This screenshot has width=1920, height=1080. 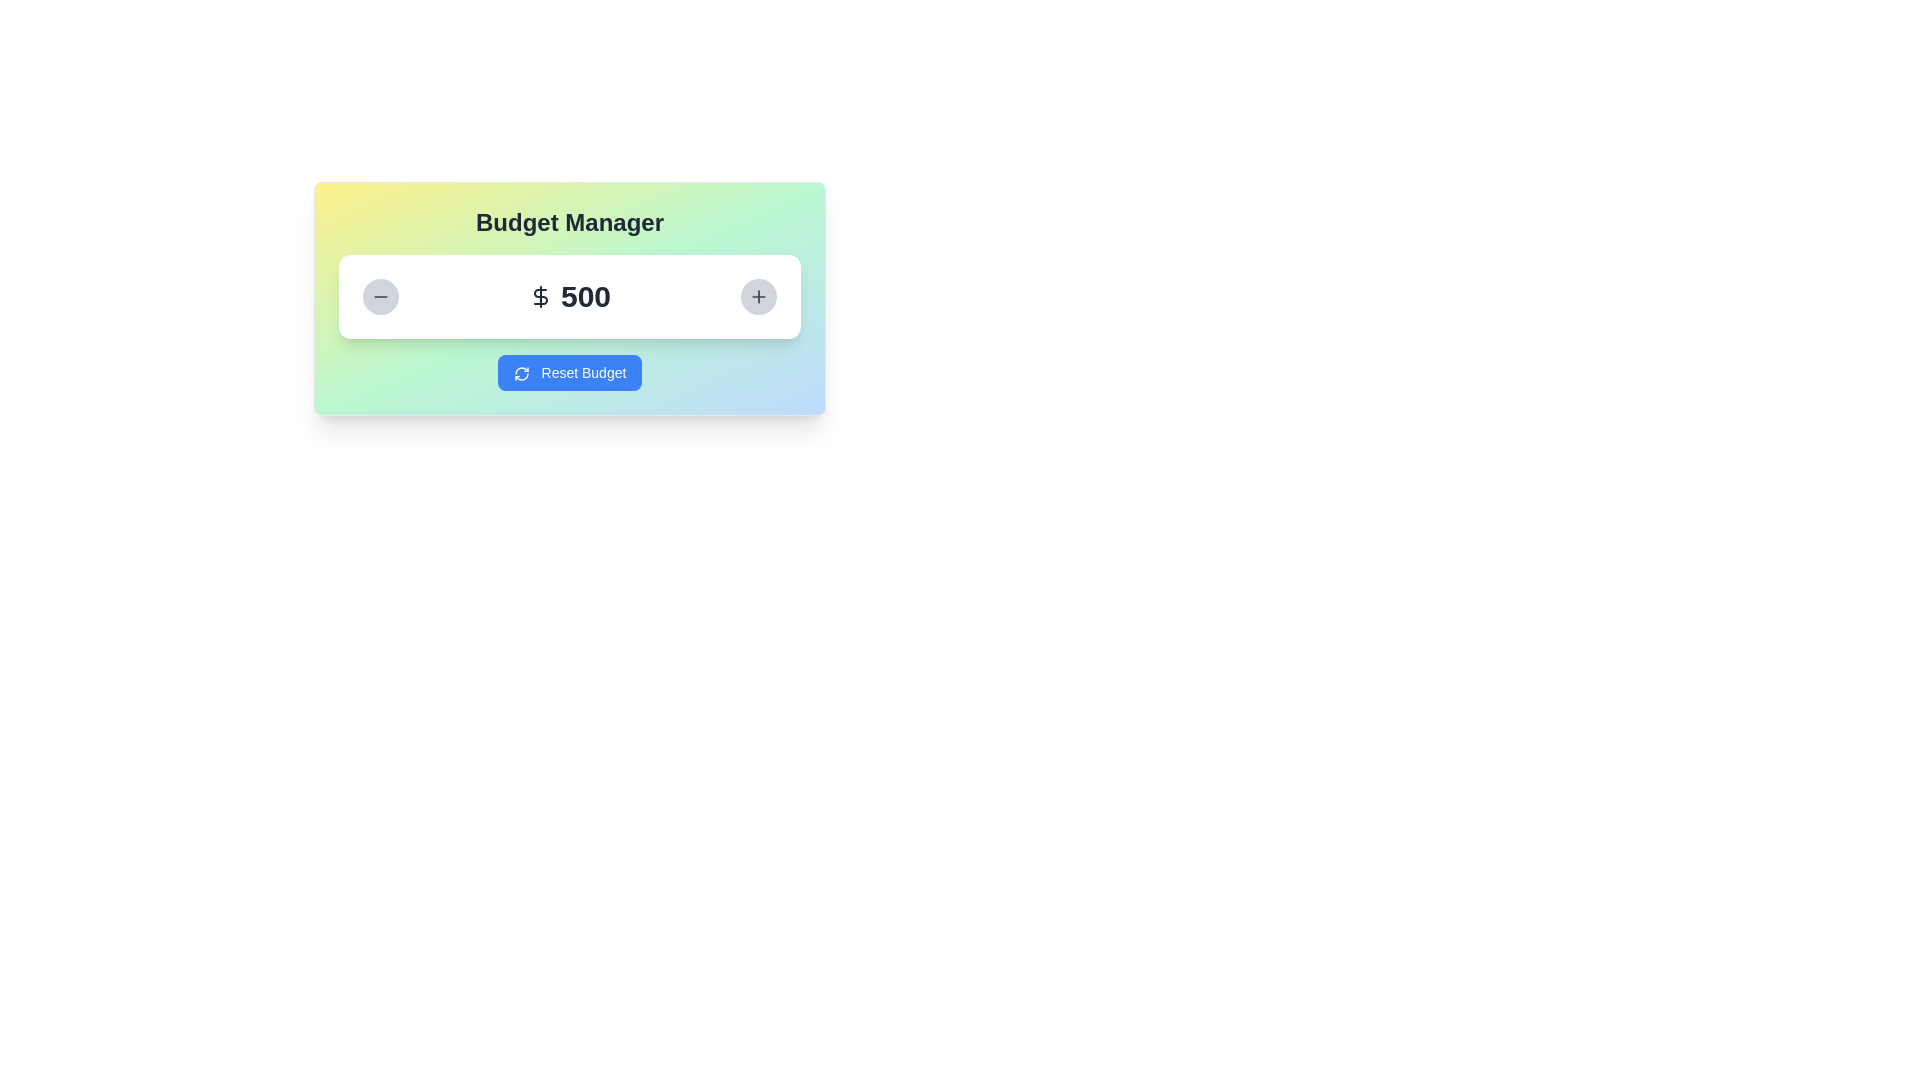 What do you see at coordinates (380, 297) in the screenshot?
I see `the decrement button located to the left of the number '500' to potentially reveal a tooltip` at bounding box center [380, 297].